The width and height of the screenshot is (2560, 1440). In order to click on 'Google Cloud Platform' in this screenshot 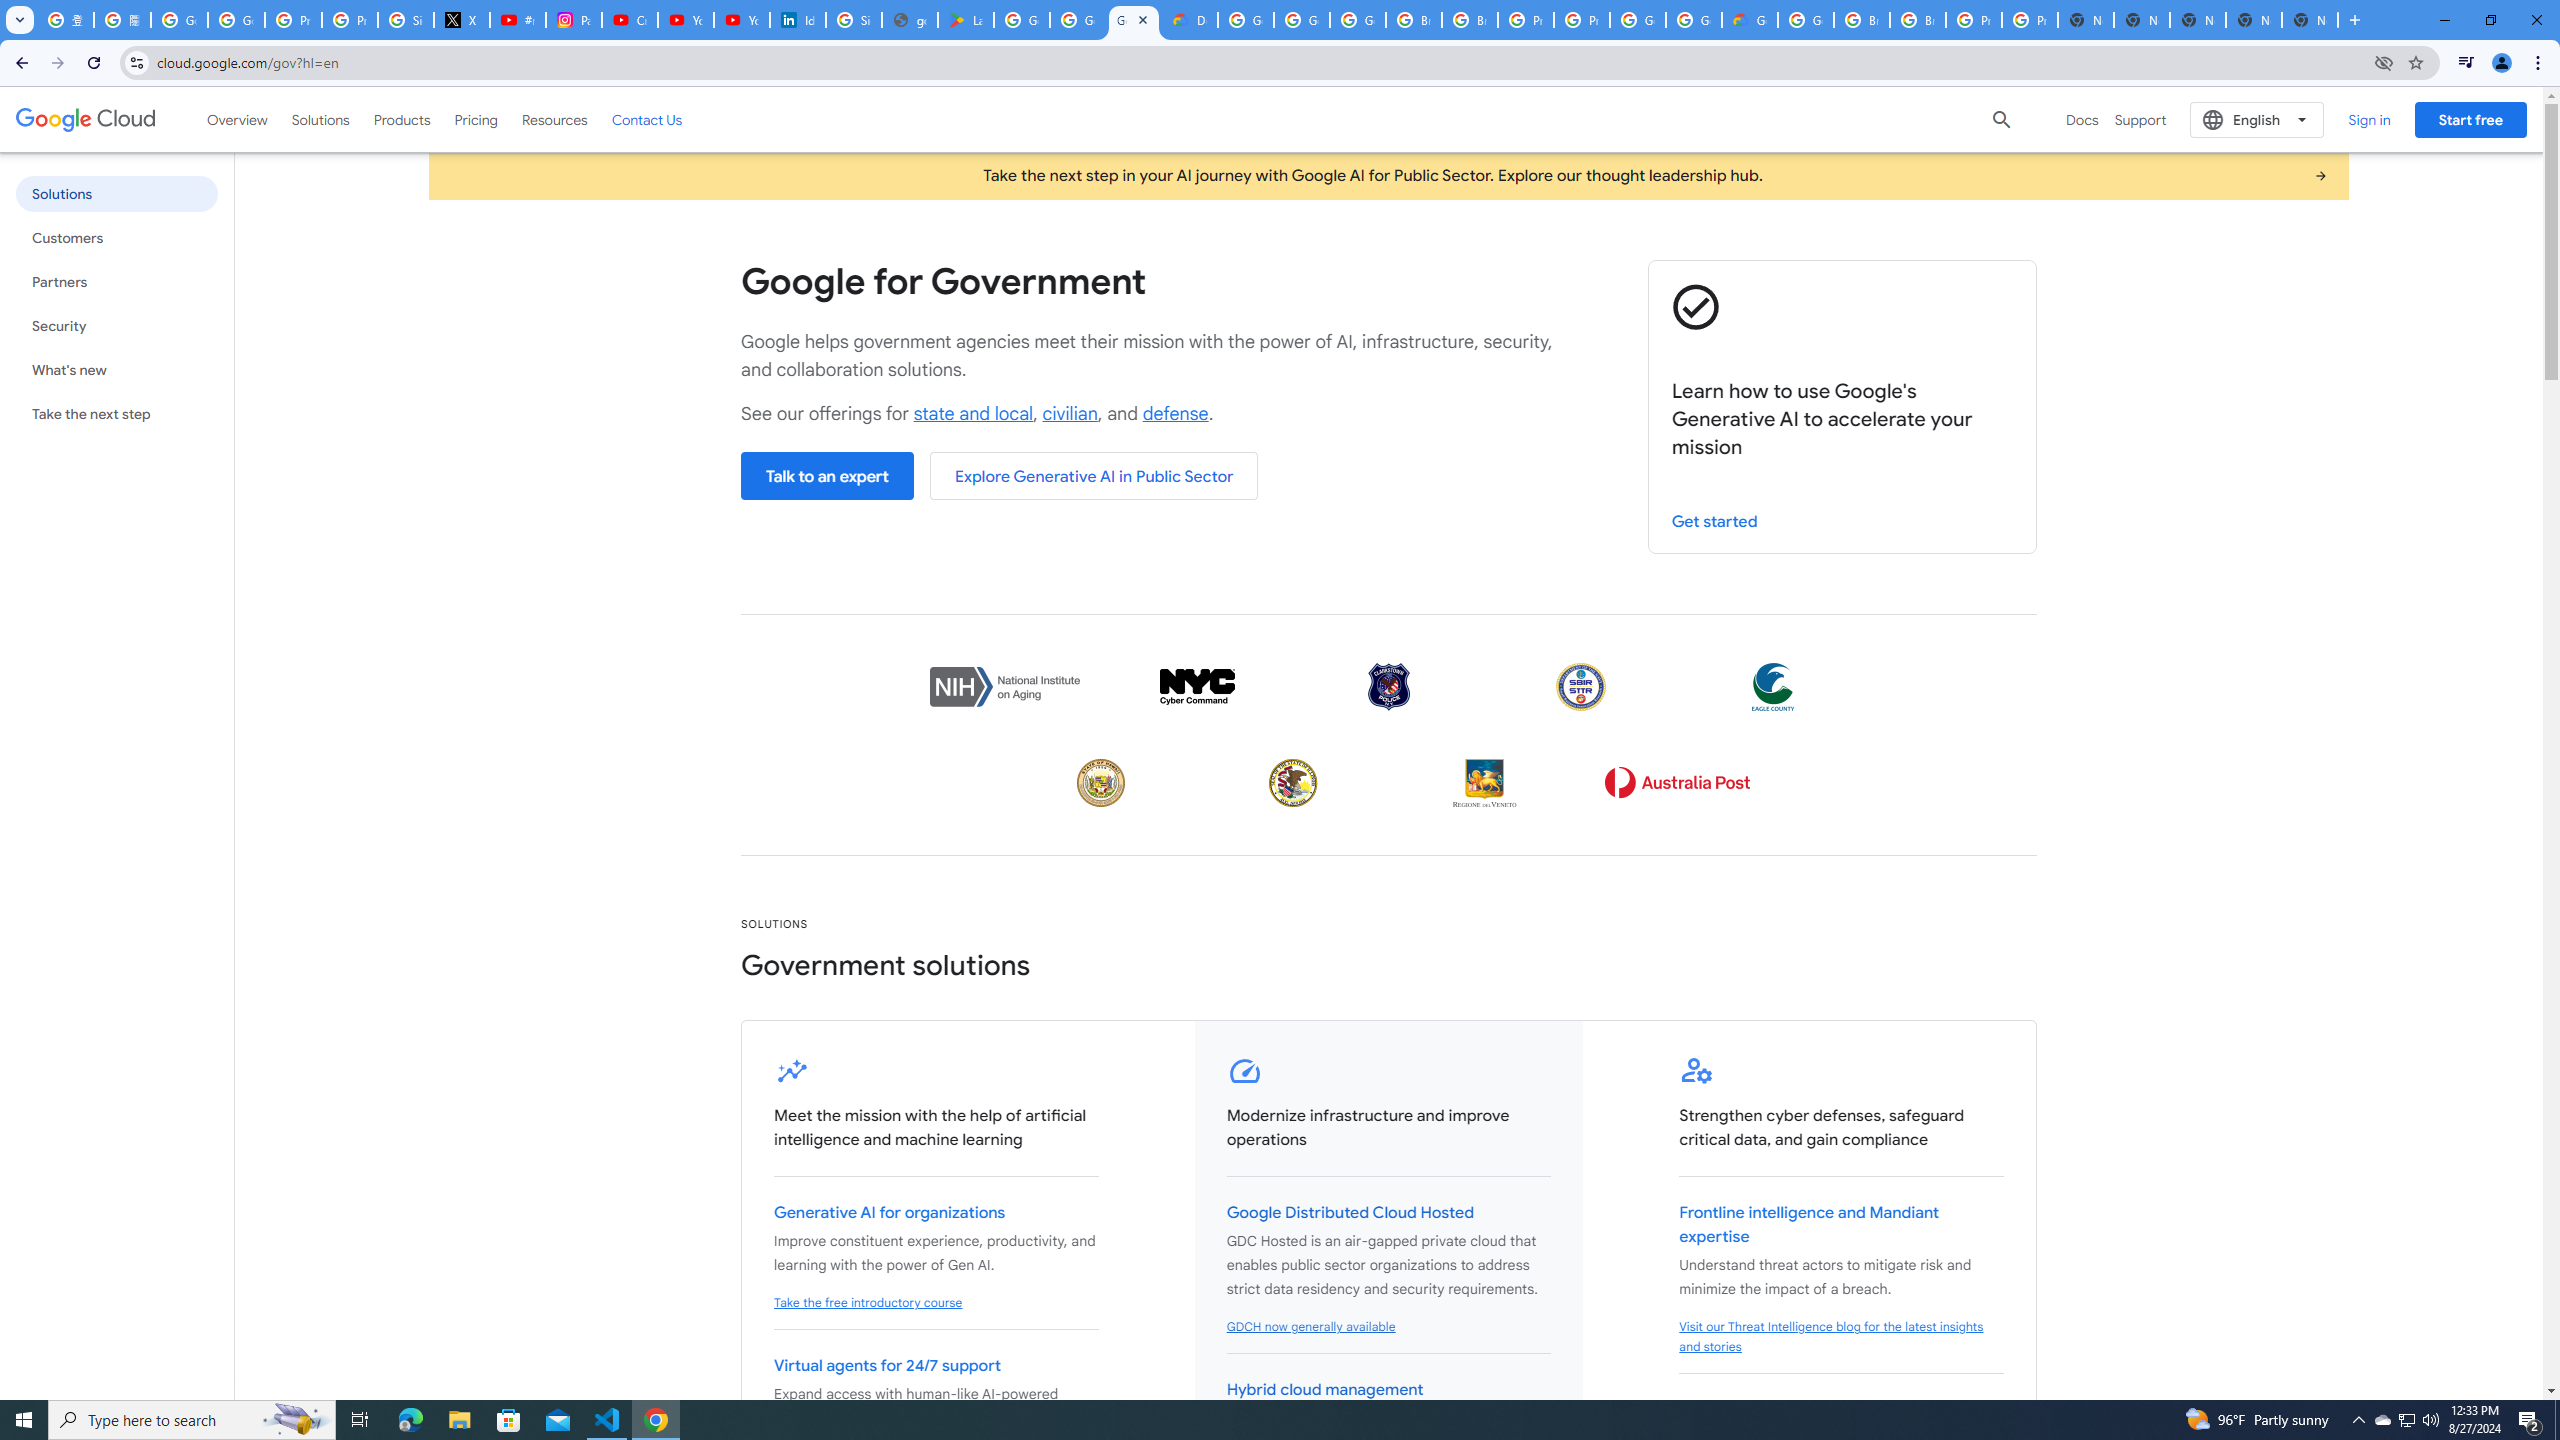, I will do `click(1636, 19)`.